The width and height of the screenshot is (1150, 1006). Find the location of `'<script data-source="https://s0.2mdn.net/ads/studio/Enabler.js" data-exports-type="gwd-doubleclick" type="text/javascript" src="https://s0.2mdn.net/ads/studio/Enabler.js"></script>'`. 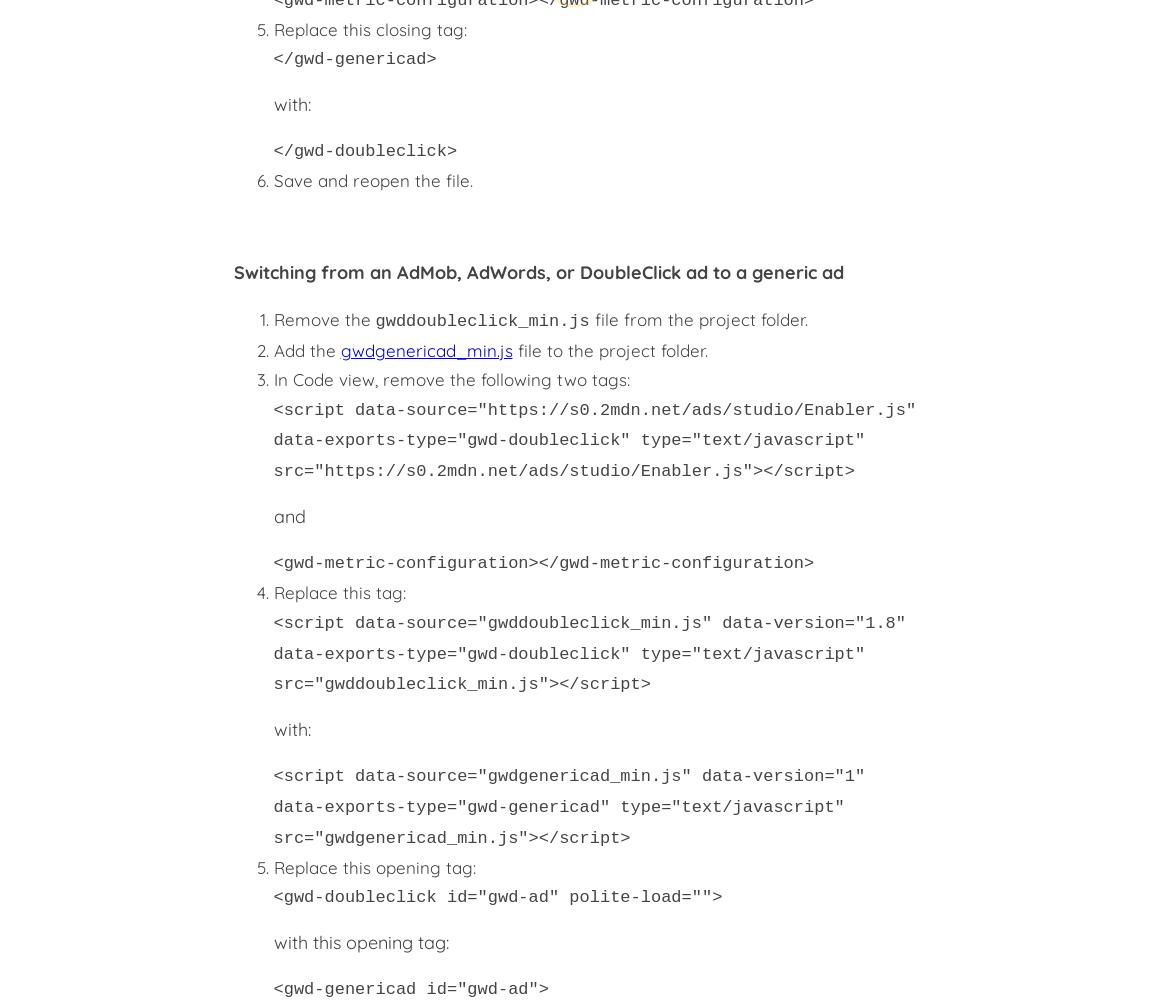

'<script data-source="https://s0.2mdn.net/ads/studio/Enabler.js" data-exports-type="gwd-doubleclick" type="text/javascript" src="https://s0.2mdn.net/ads/studio/Enabler.js"></script>' is located at coordinates (593, 439).